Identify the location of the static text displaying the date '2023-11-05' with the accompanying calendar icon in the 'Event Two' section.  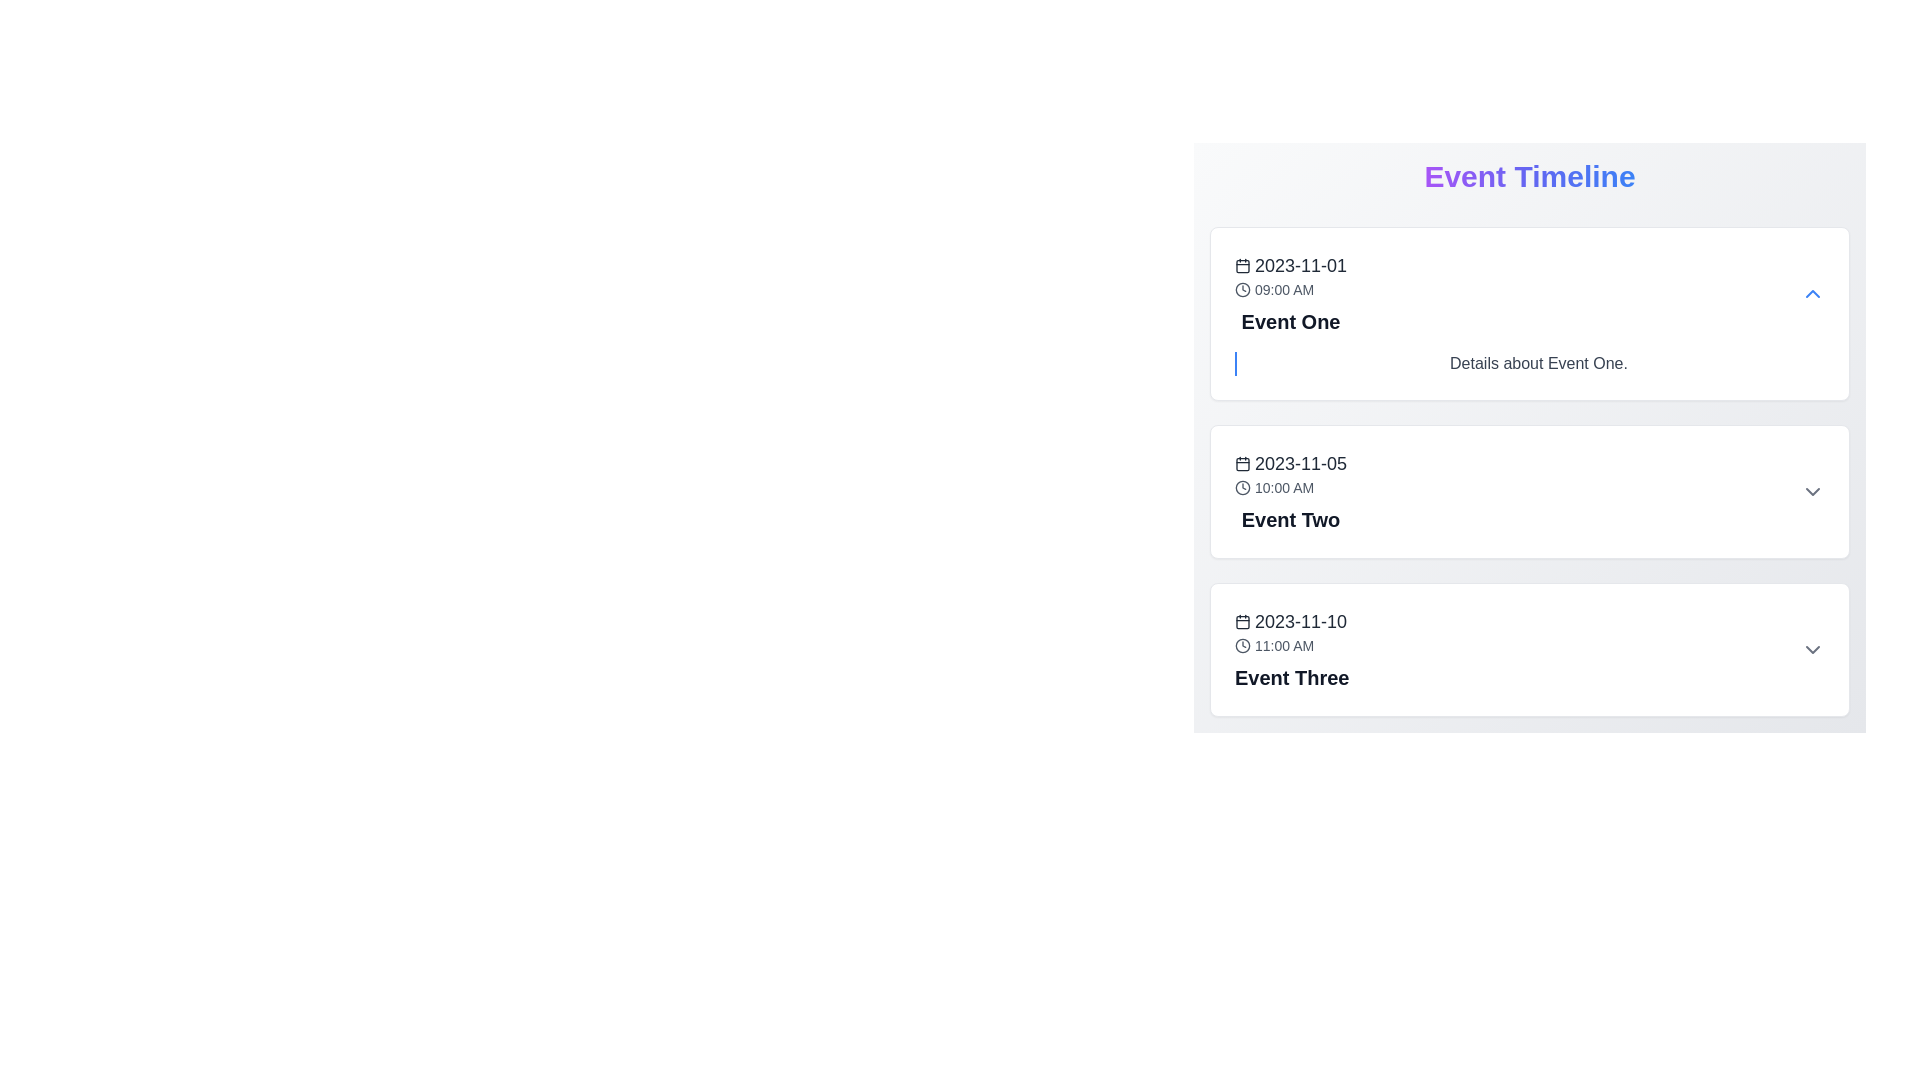
(1291, 463).